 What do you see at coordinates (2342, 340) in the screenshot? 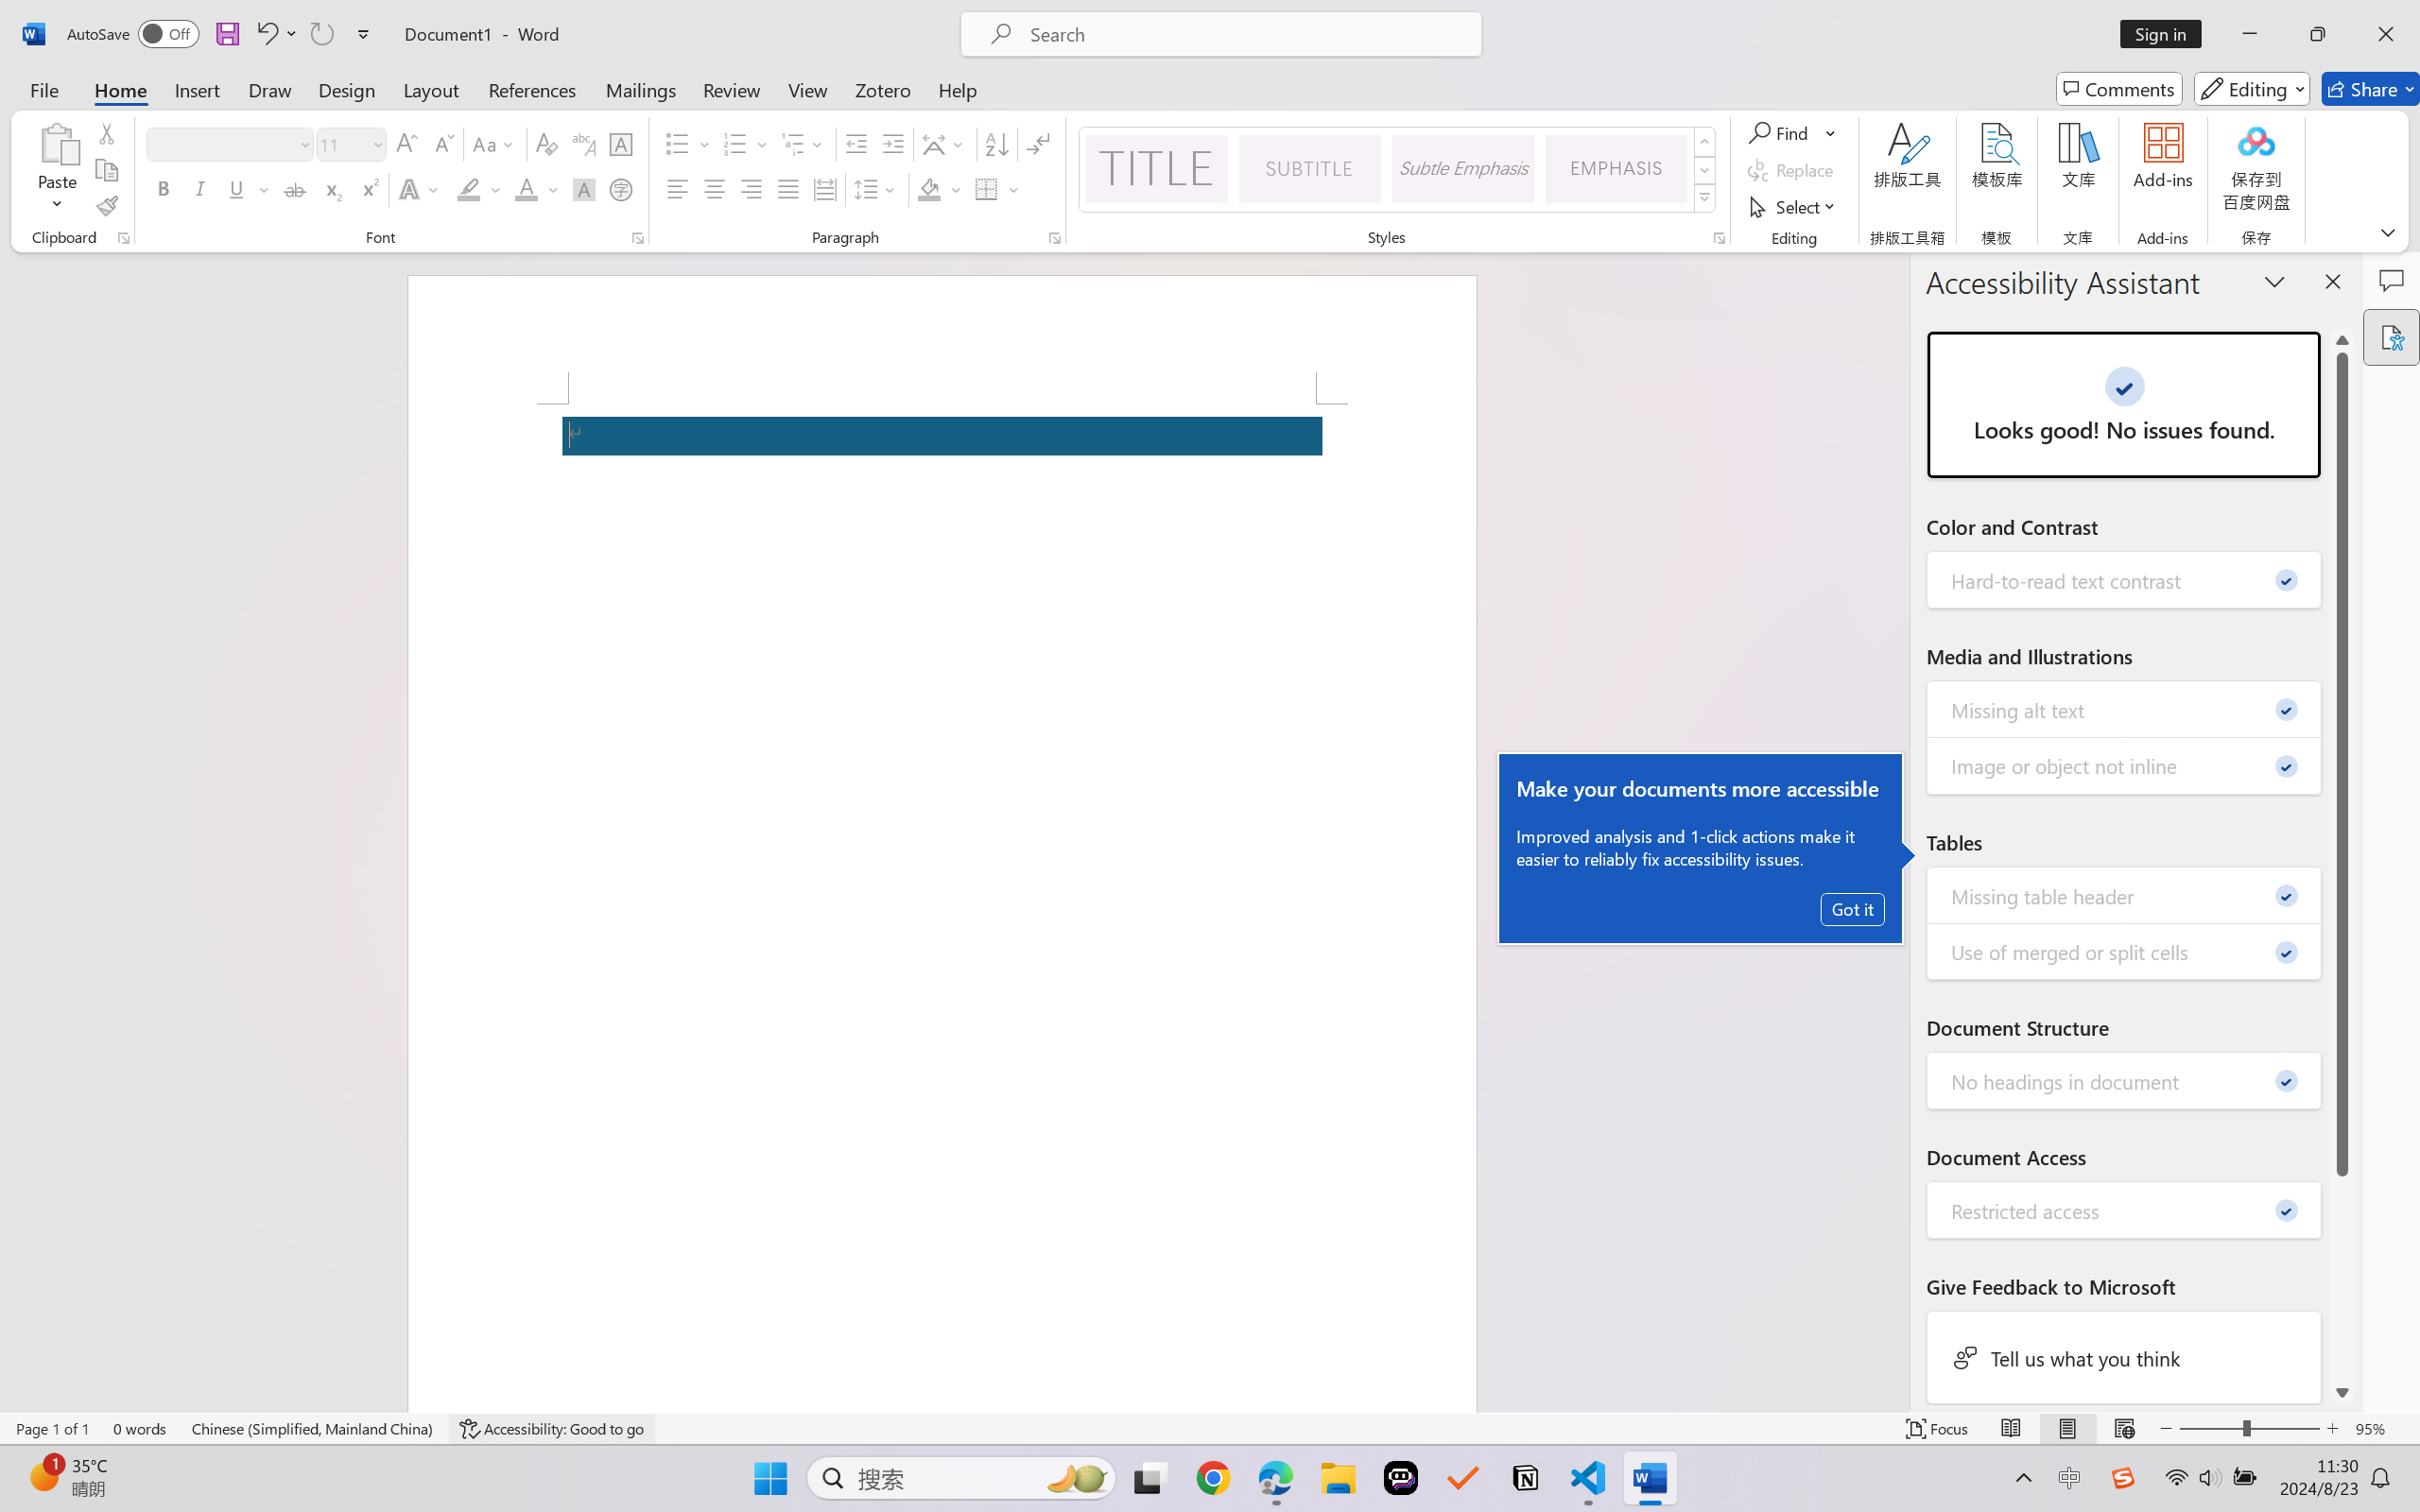
I see `'Line up'` at bounding box center [2342, 340].